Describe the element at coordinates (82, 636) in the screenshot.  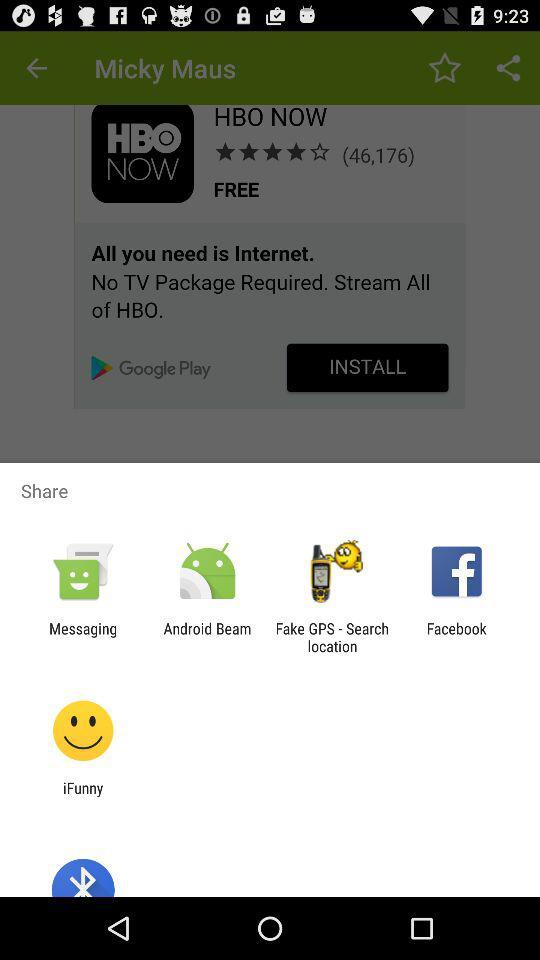
I see `the messaging icon` at that location.